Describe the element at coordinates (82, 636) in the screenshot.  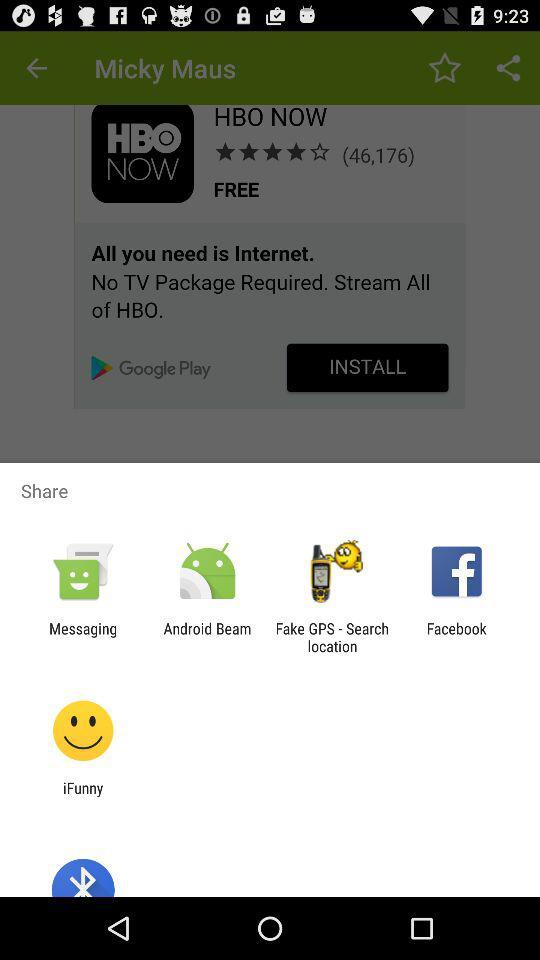
I see `the messaging icon` at that location.